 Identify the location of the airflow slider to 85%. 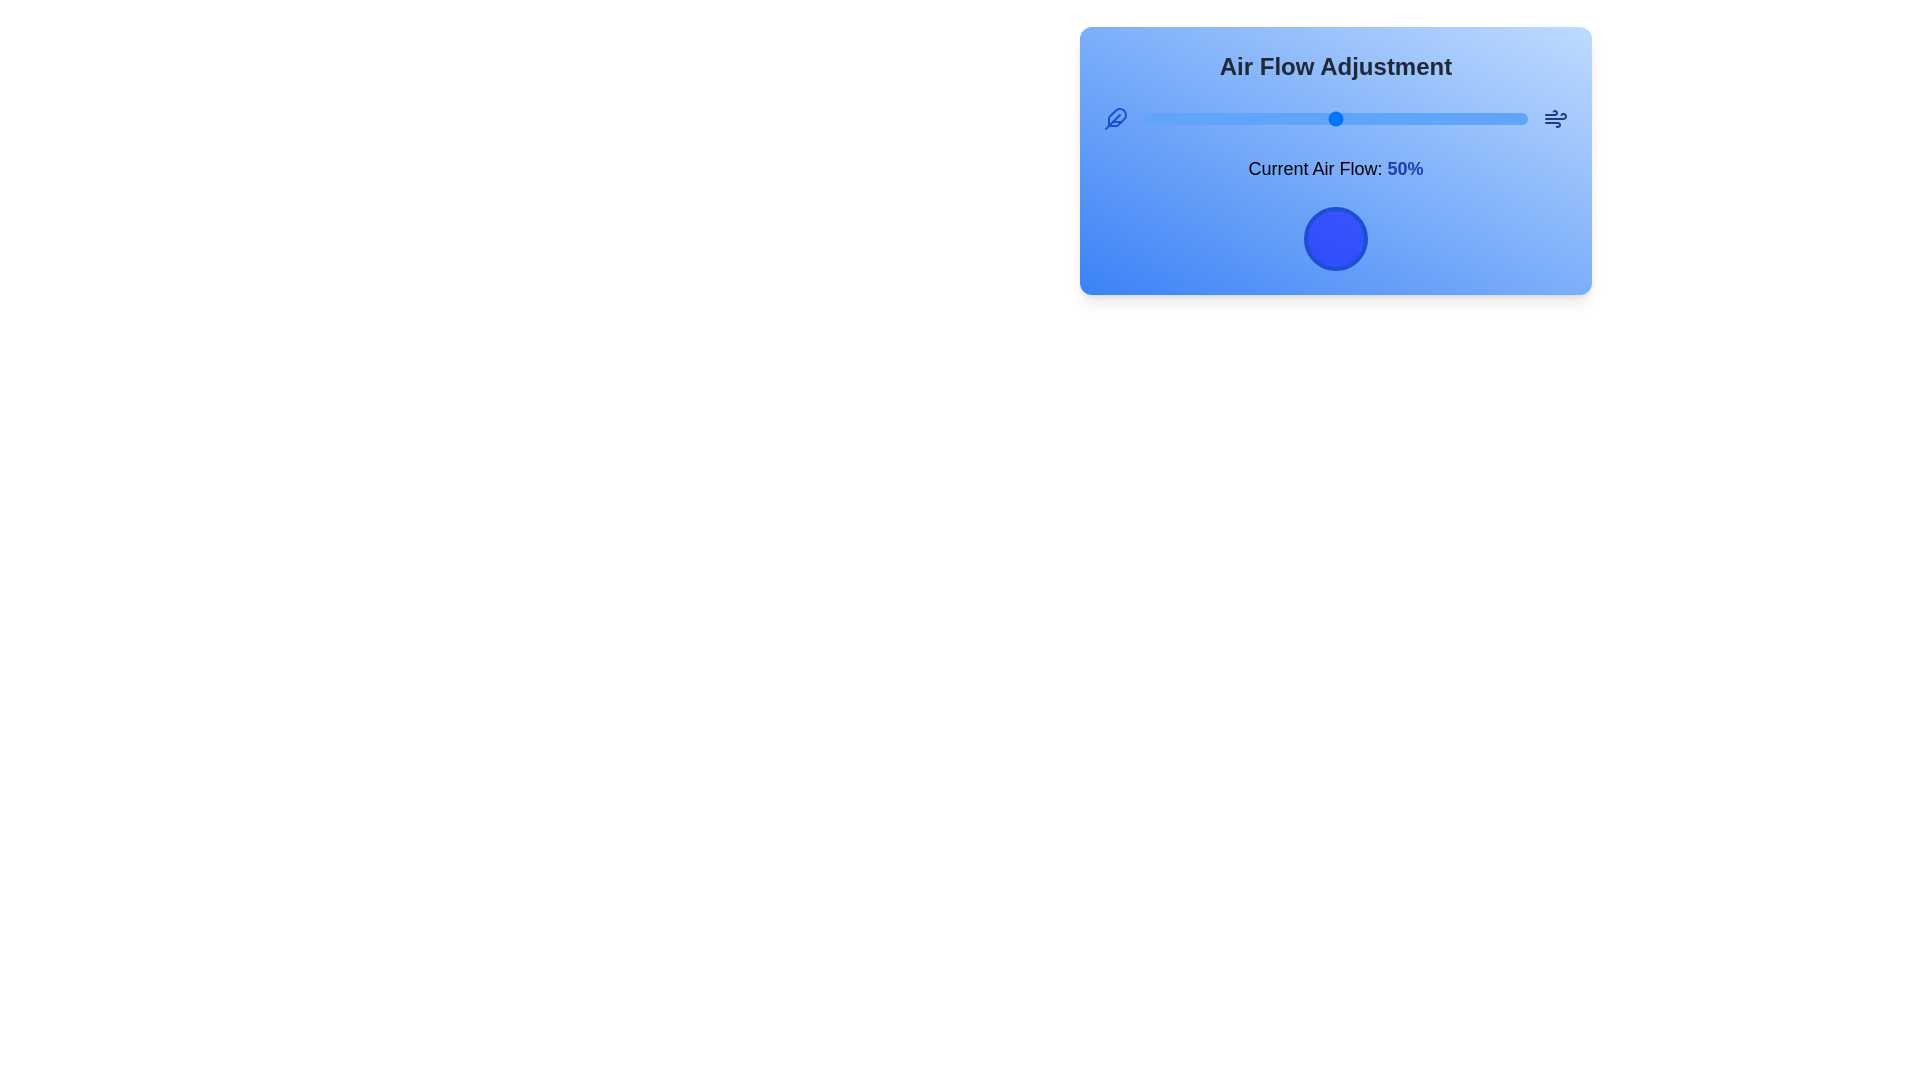
(1470, 119).